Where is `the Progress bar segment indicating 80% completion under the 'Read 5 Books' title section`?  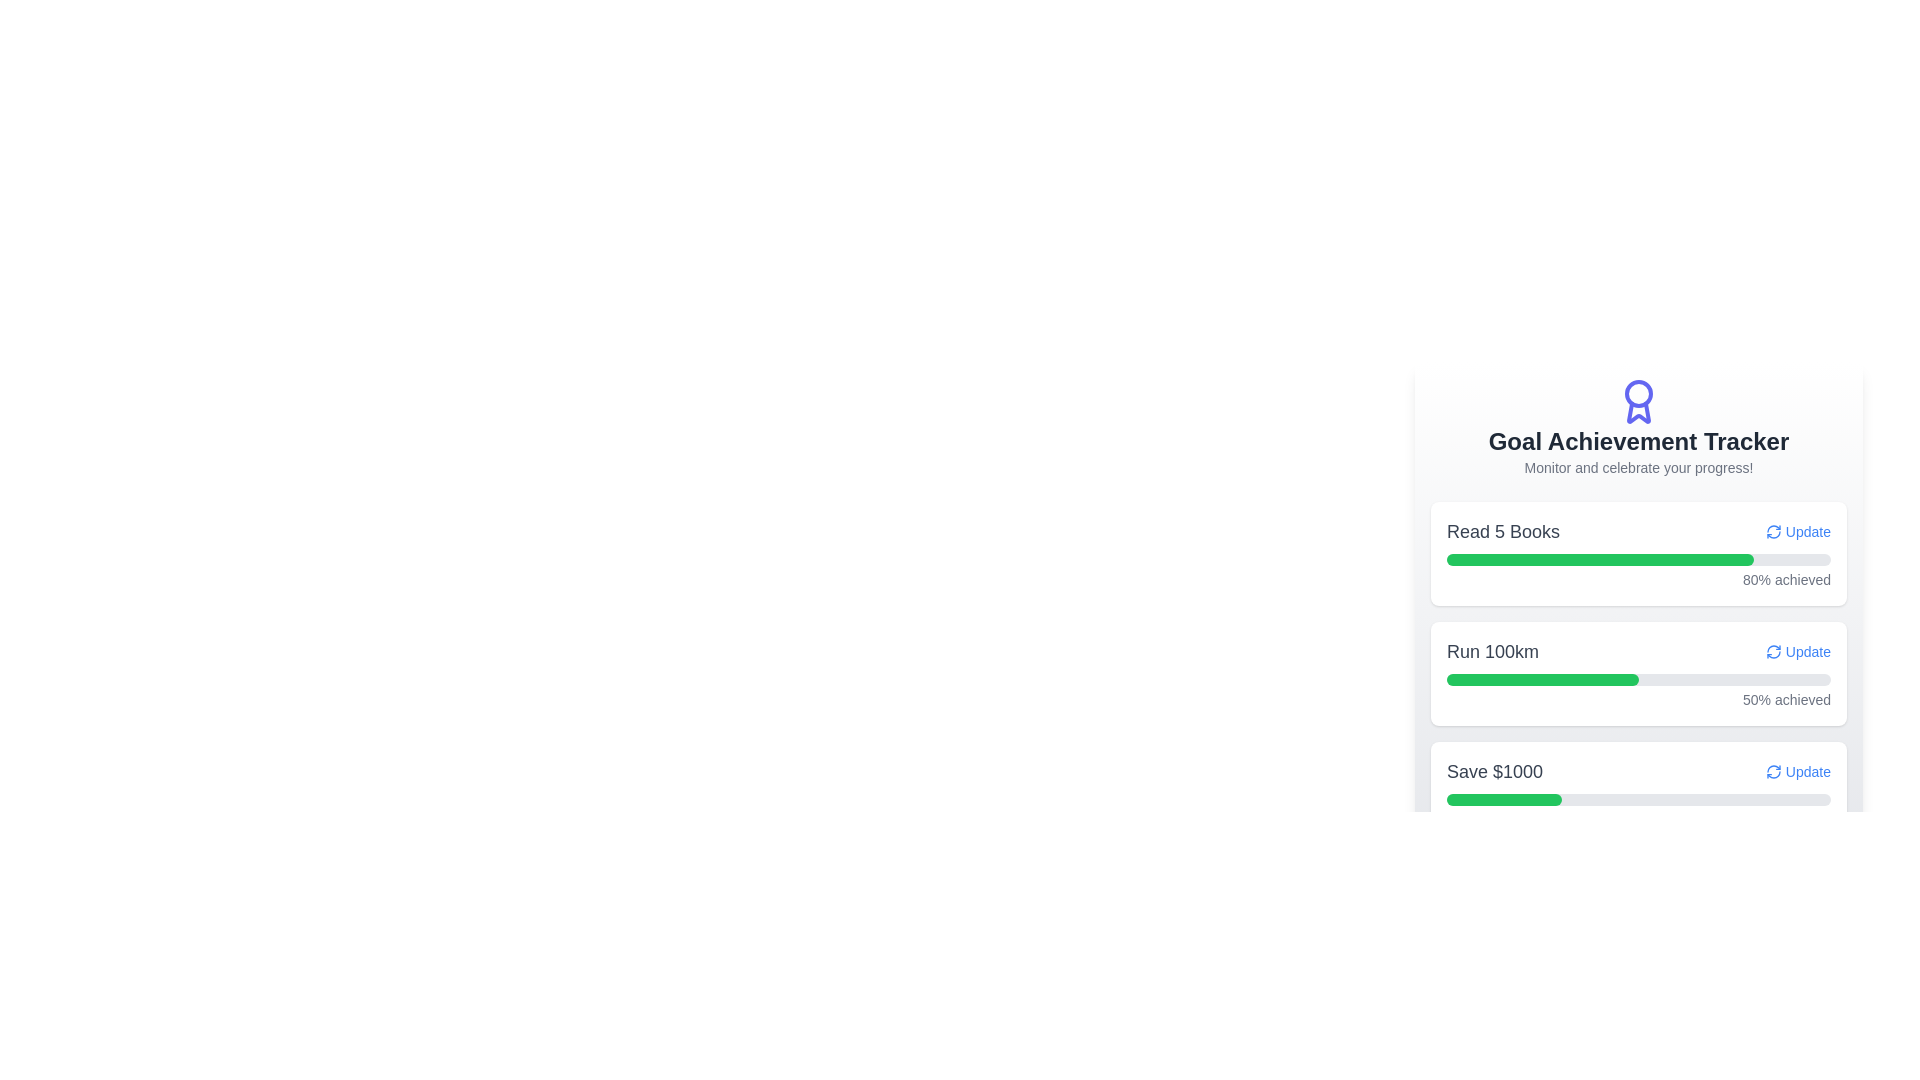
the Progress bar segment indicating 80% completion under the 'Read 5 Books' title section is located at coordinates (1600, 559).